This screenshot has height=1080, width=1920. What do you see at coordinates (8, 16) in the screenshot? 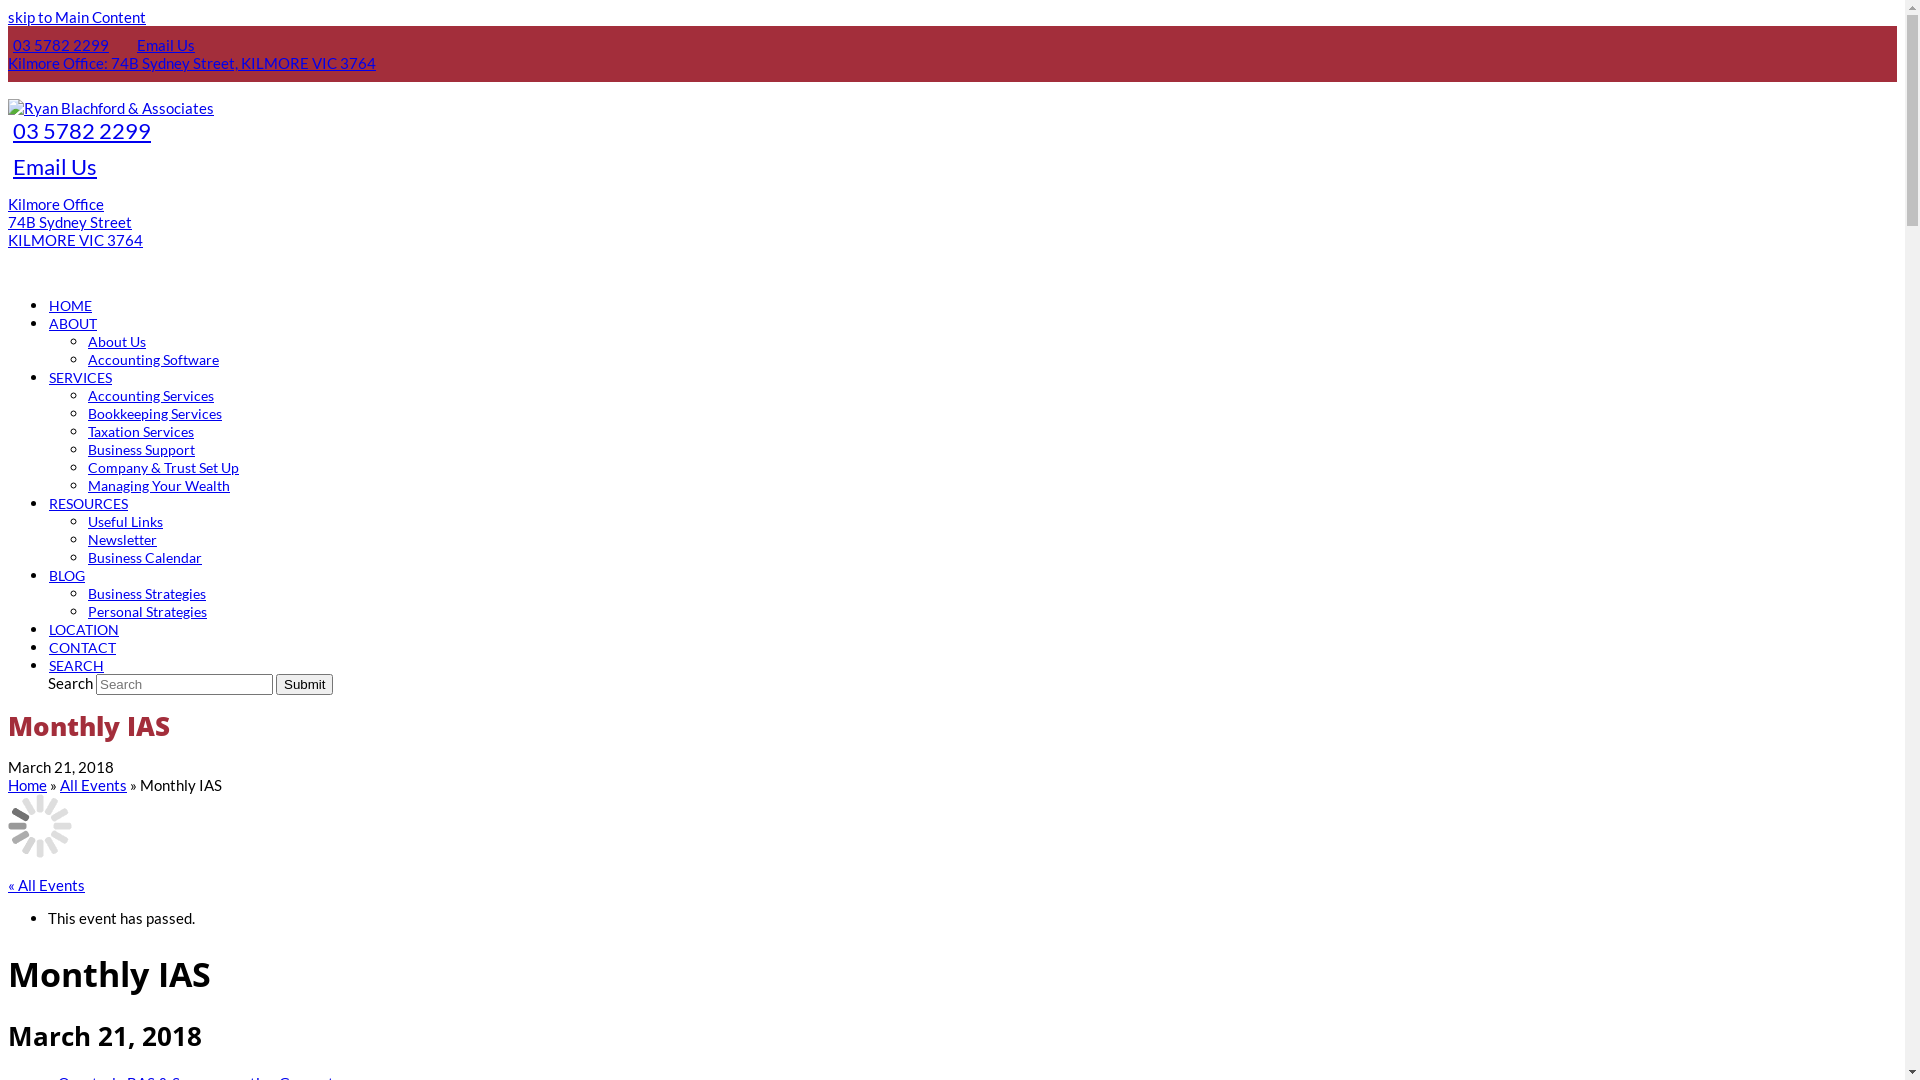
I see `'skip to Main Content'` at bounding box center [8, 16].